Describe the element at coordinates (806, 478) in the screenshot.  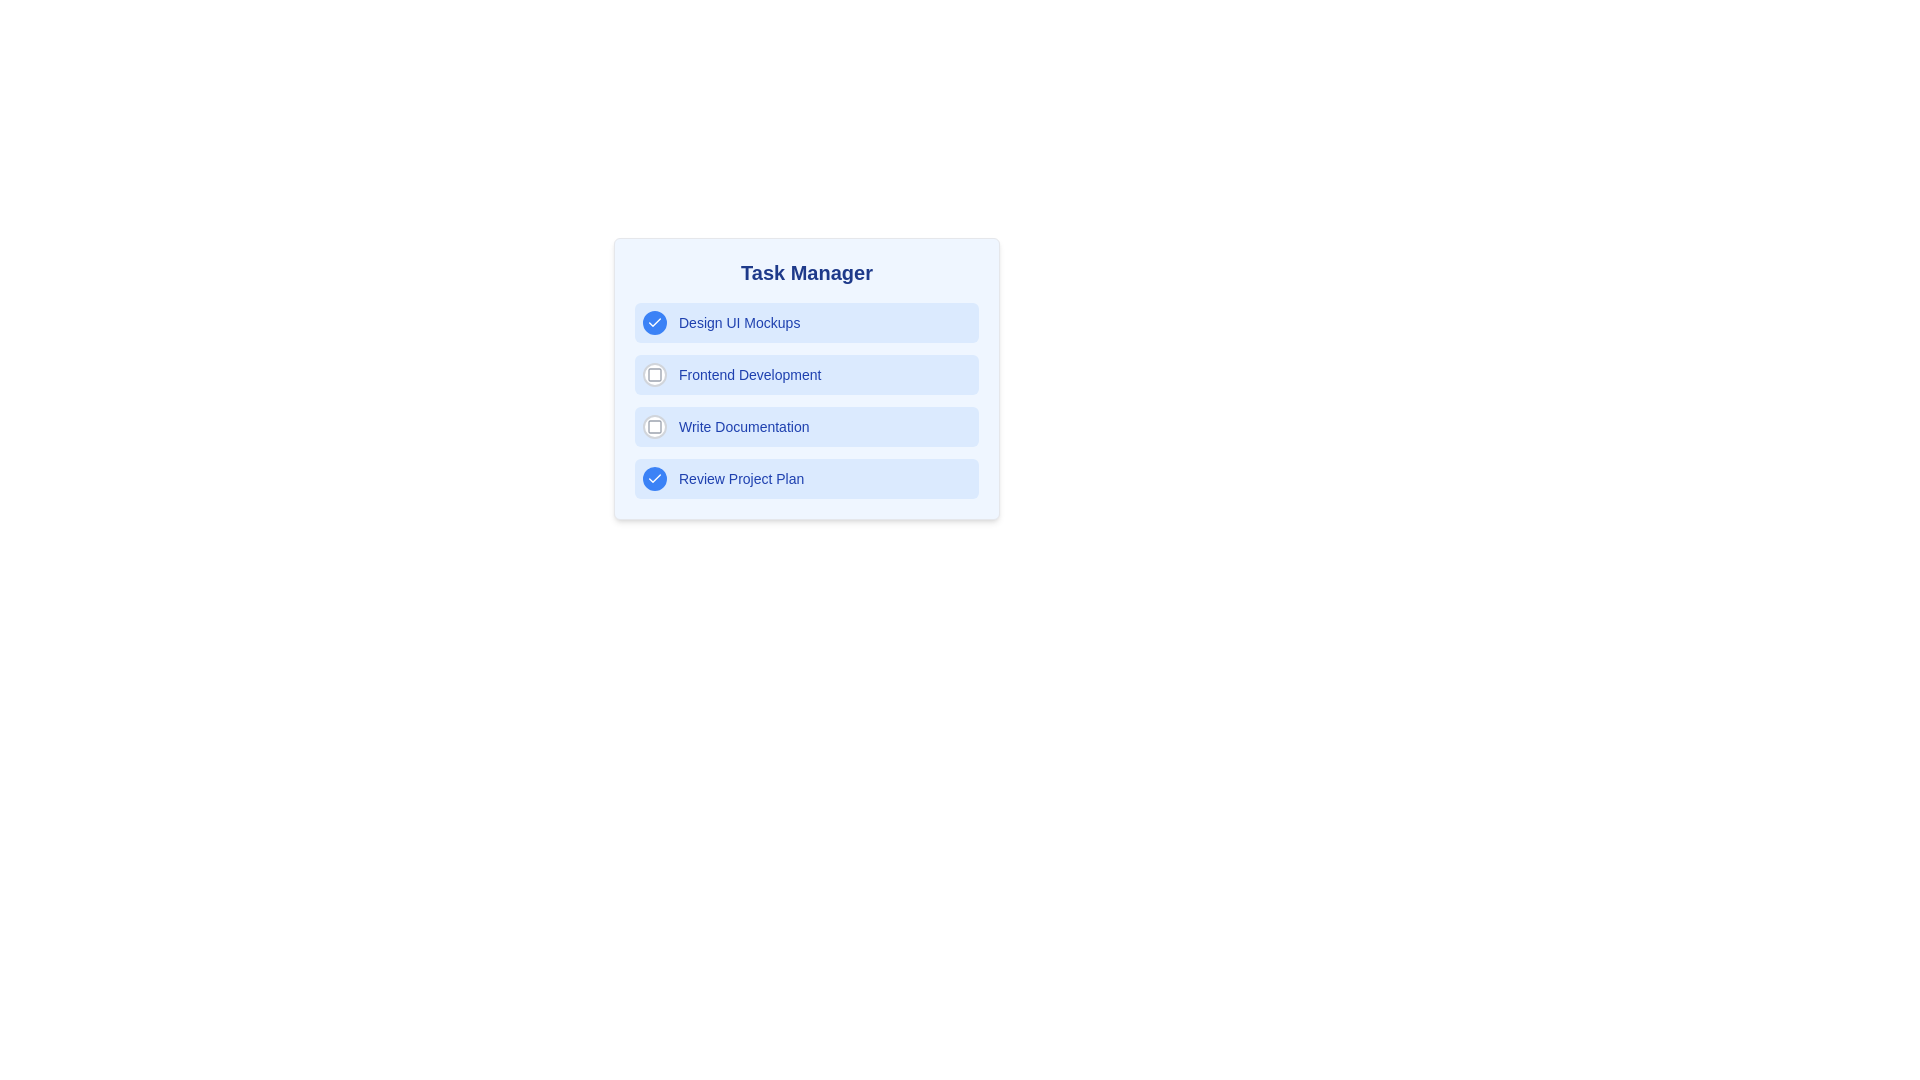
I see `the task Review Project Plan to reveal additional actions or effects` at that location.